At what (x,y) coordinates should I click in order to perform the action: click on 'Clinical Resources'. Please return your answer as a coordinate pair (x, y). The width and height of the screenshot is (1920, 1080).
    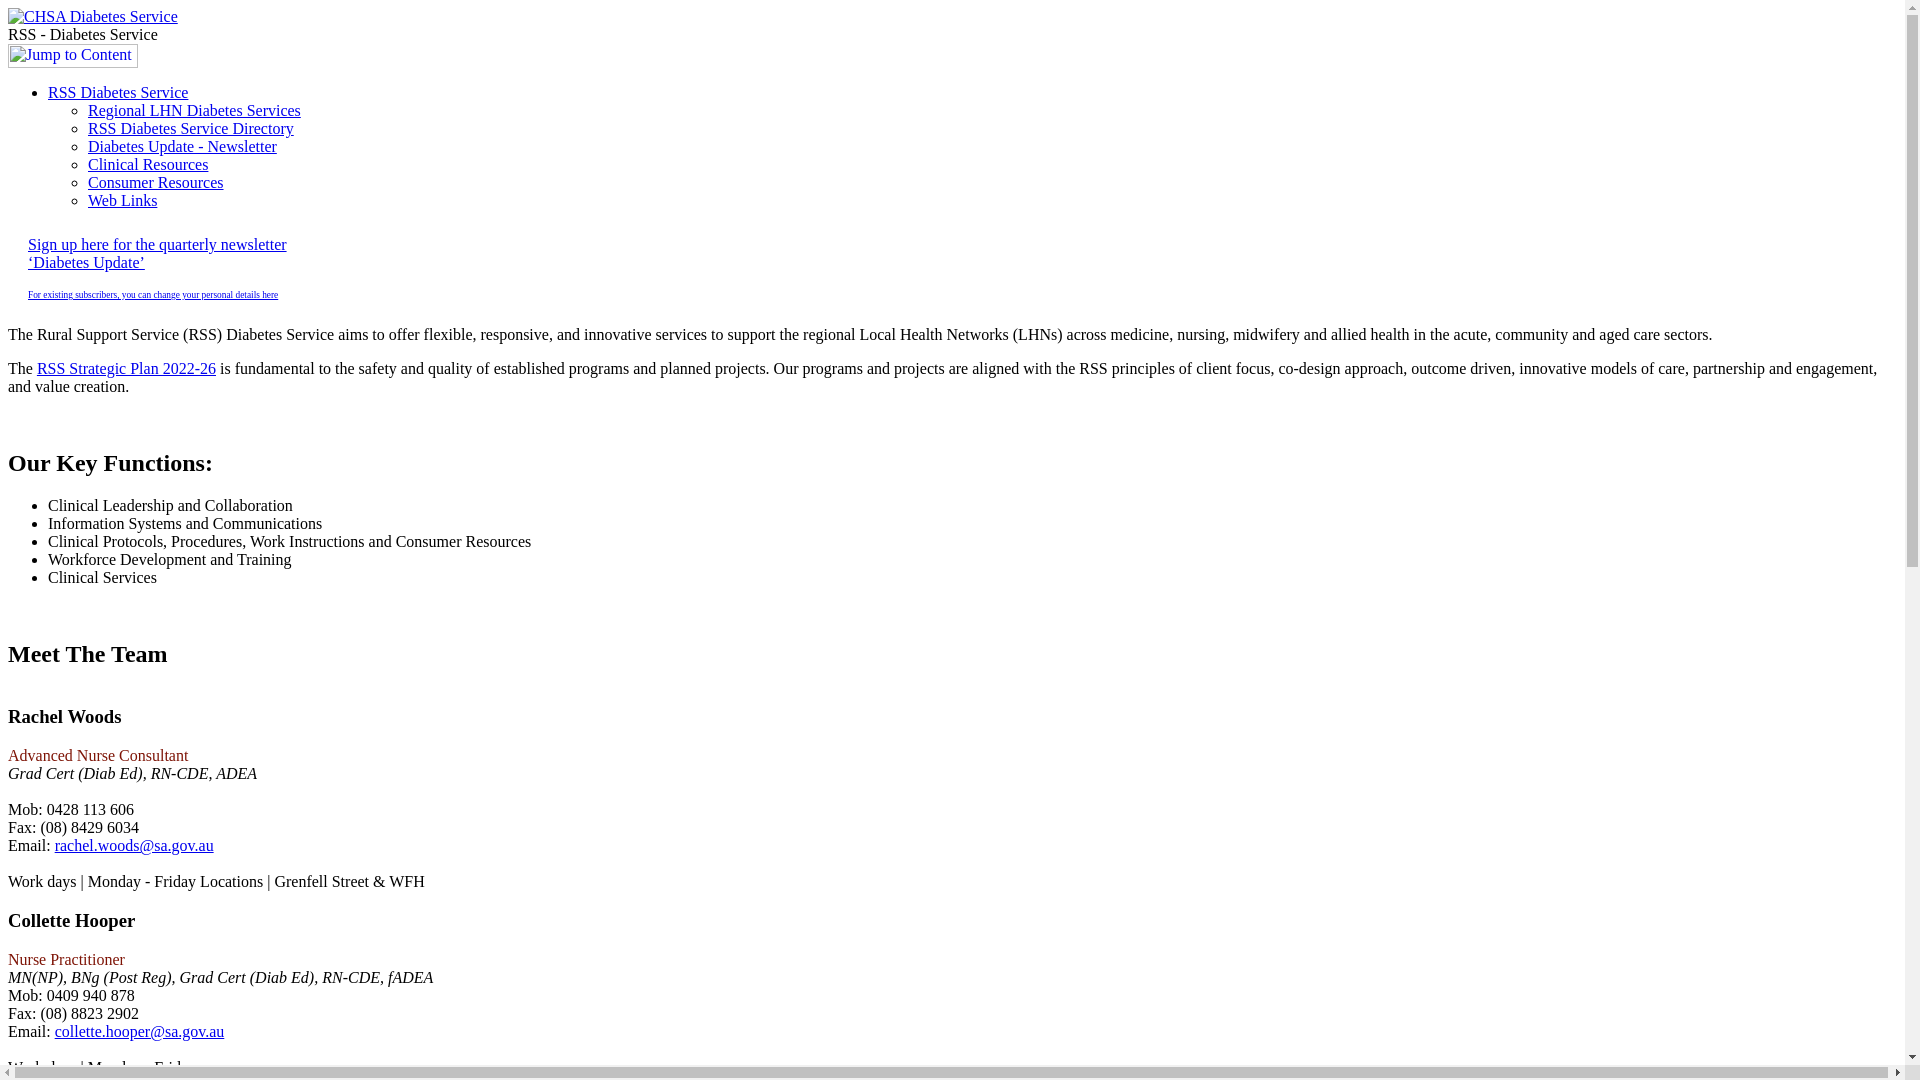
    Looking at the image, I should click on (147, 163).